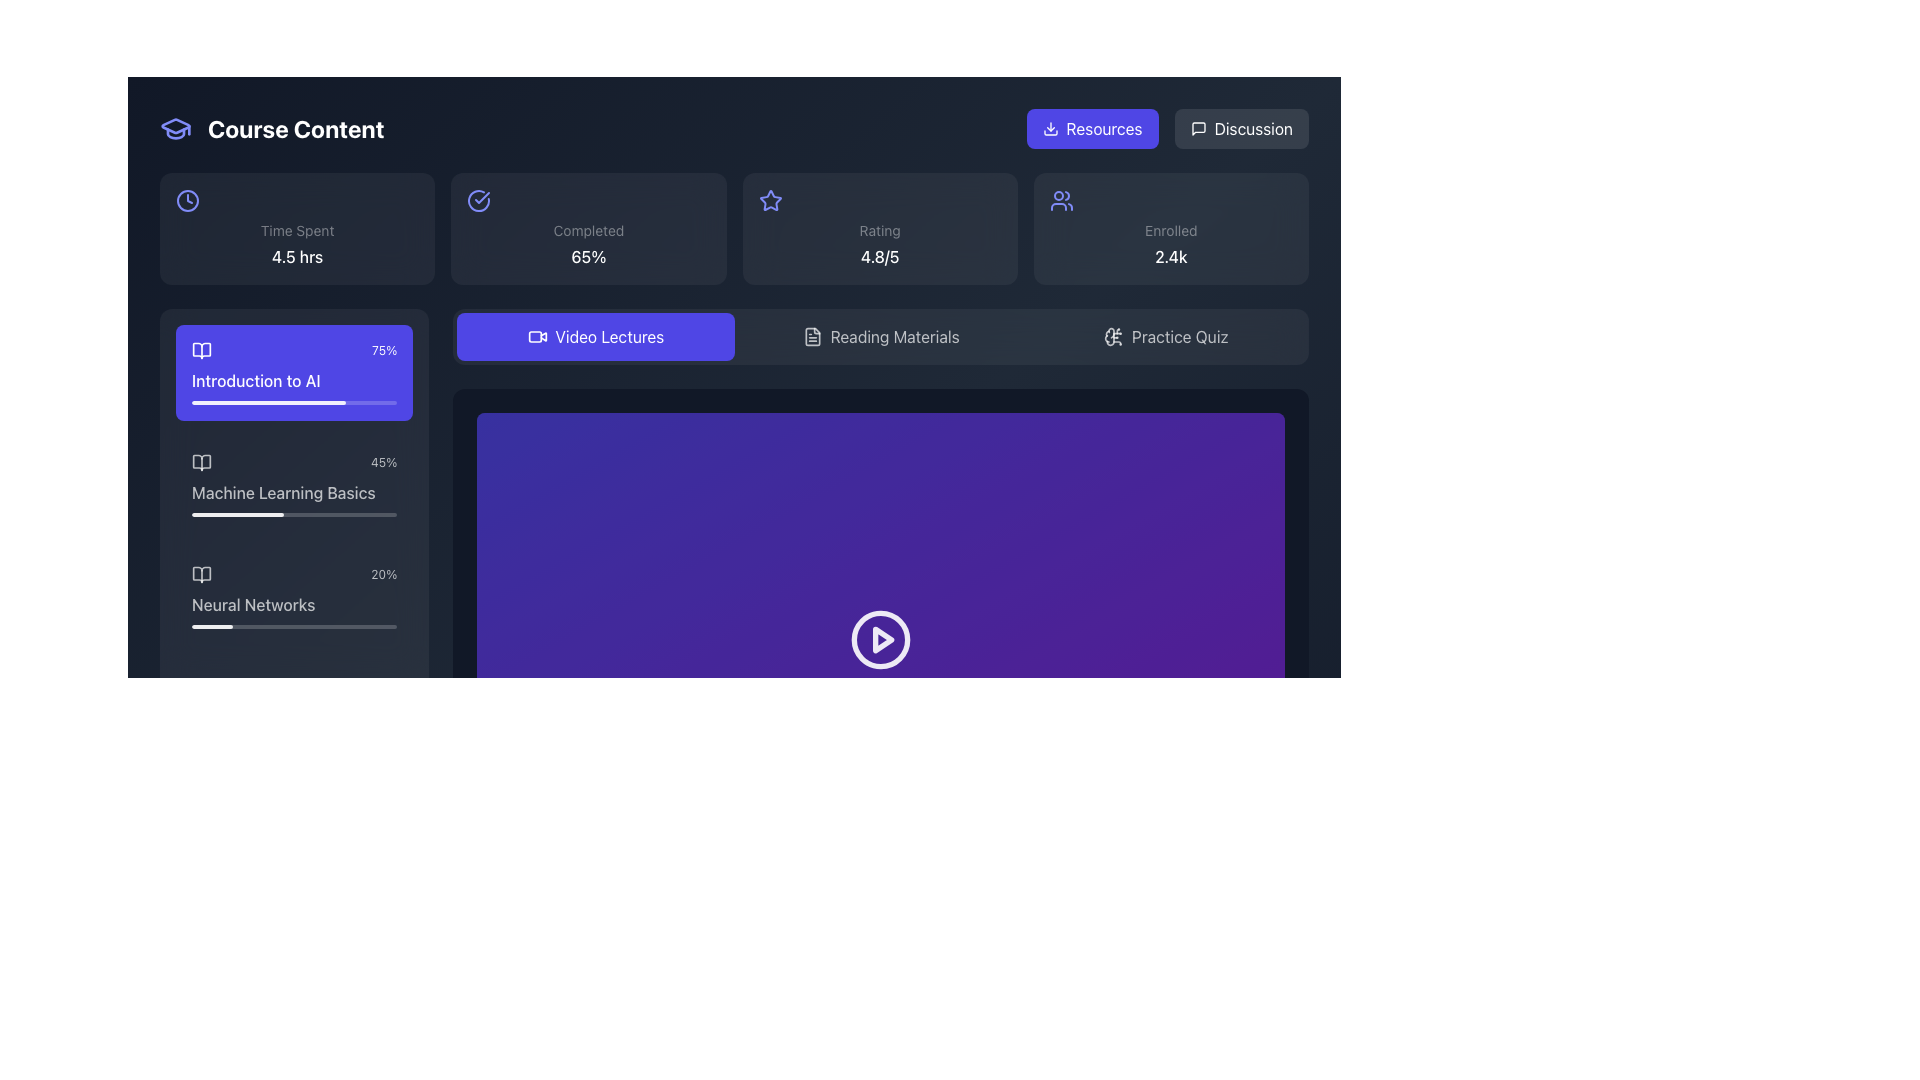 Image resolution: width=1920 pixels, height=1080 pixels. What do you see at coordinates (296, 256) in the screenshot?
I see `the static text element that displays the duration of time spent on an activity, located in the 'Time Spent' block, centered below the 'Time Spent' label` at bounding box center [296, 256].